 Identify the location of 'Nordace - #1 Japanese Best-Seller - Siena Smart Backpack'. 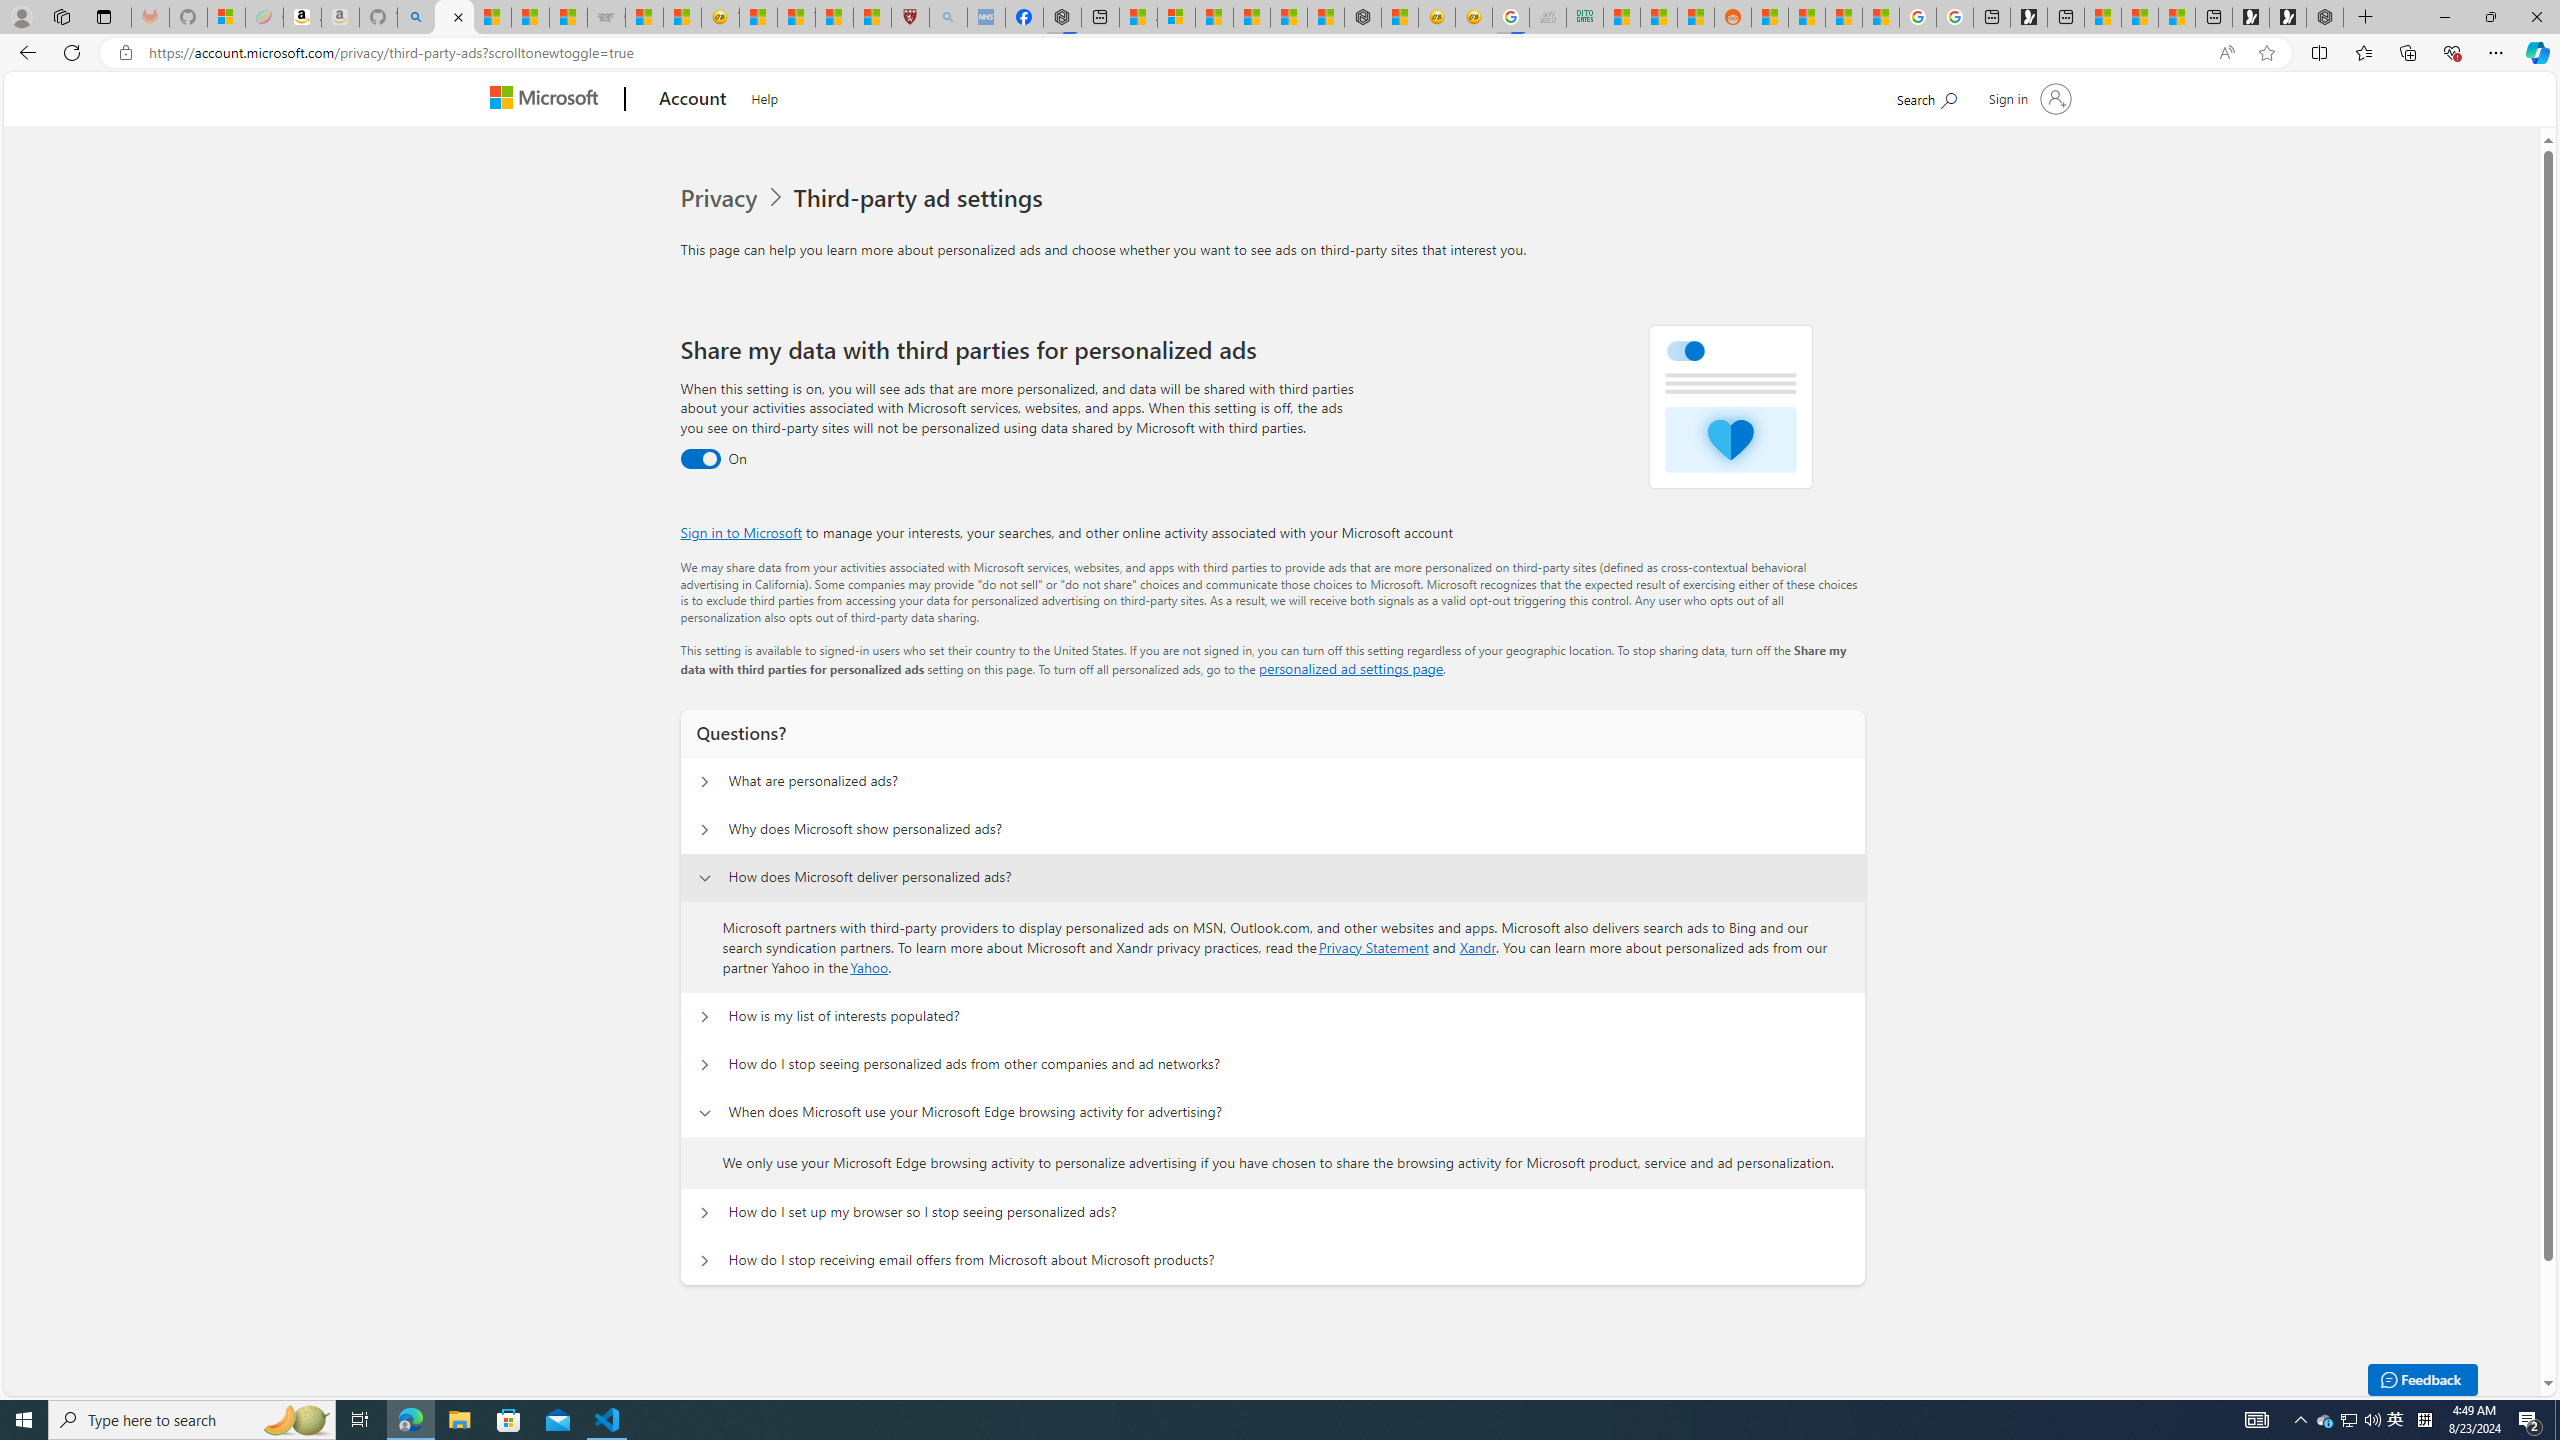
(1362, 16).